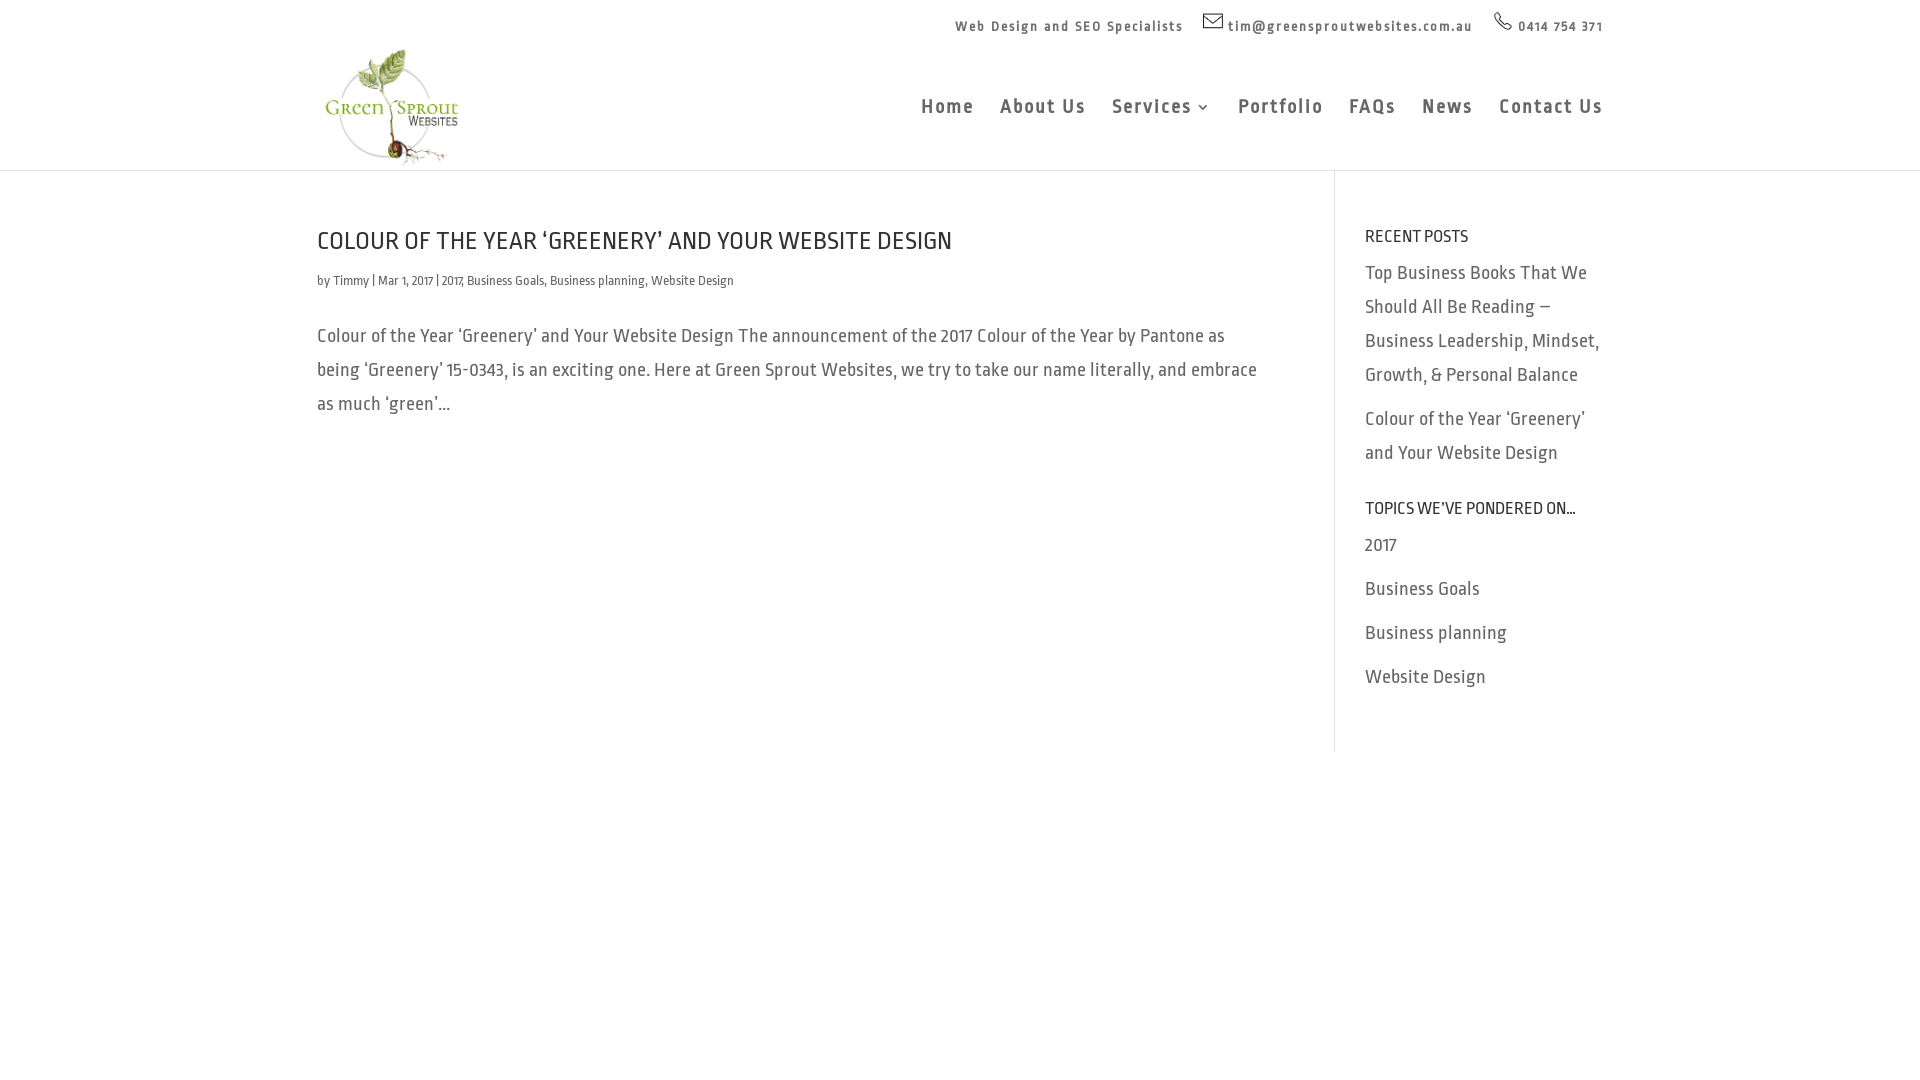  Describe the element at coordinates (450, 280) in the screenshot. I see `'2017'` at that location.